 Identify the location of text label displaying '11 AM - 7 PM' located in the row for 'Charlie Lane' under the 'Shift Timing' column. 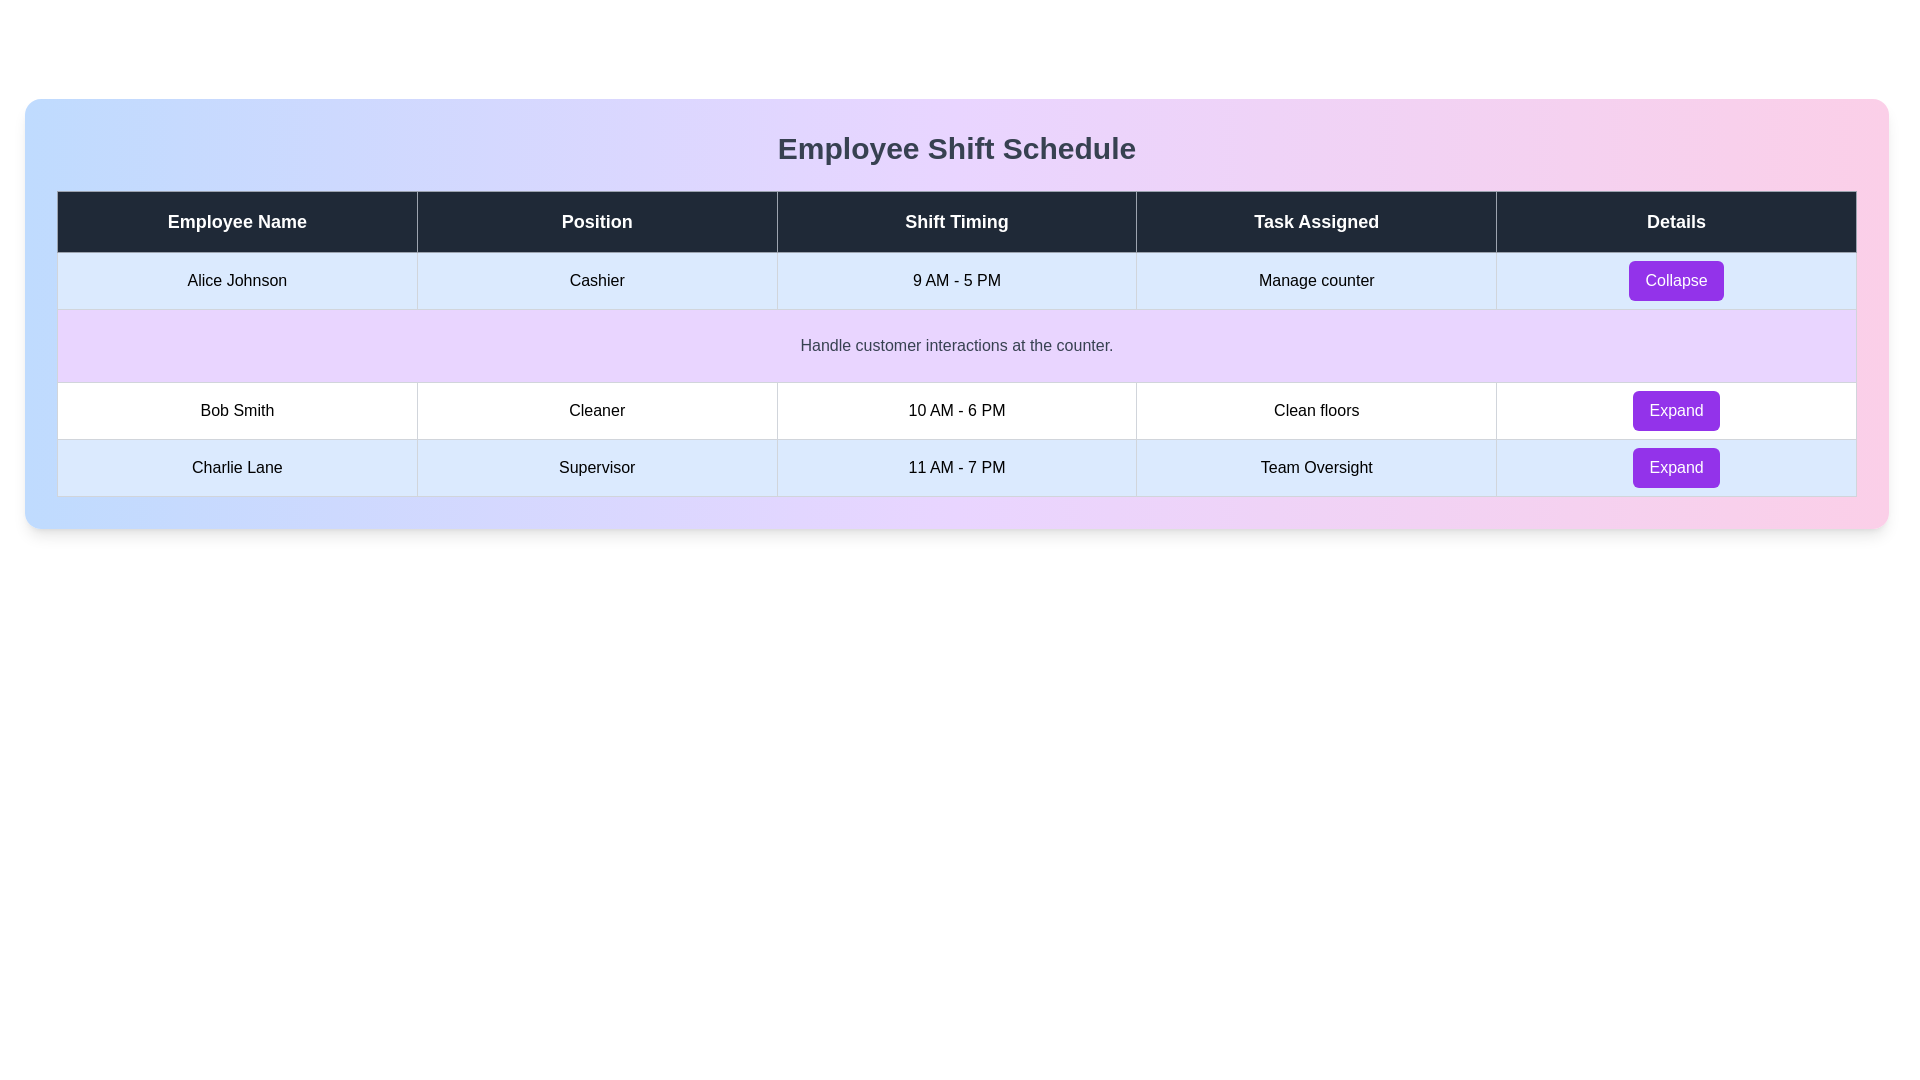
(955, 467).